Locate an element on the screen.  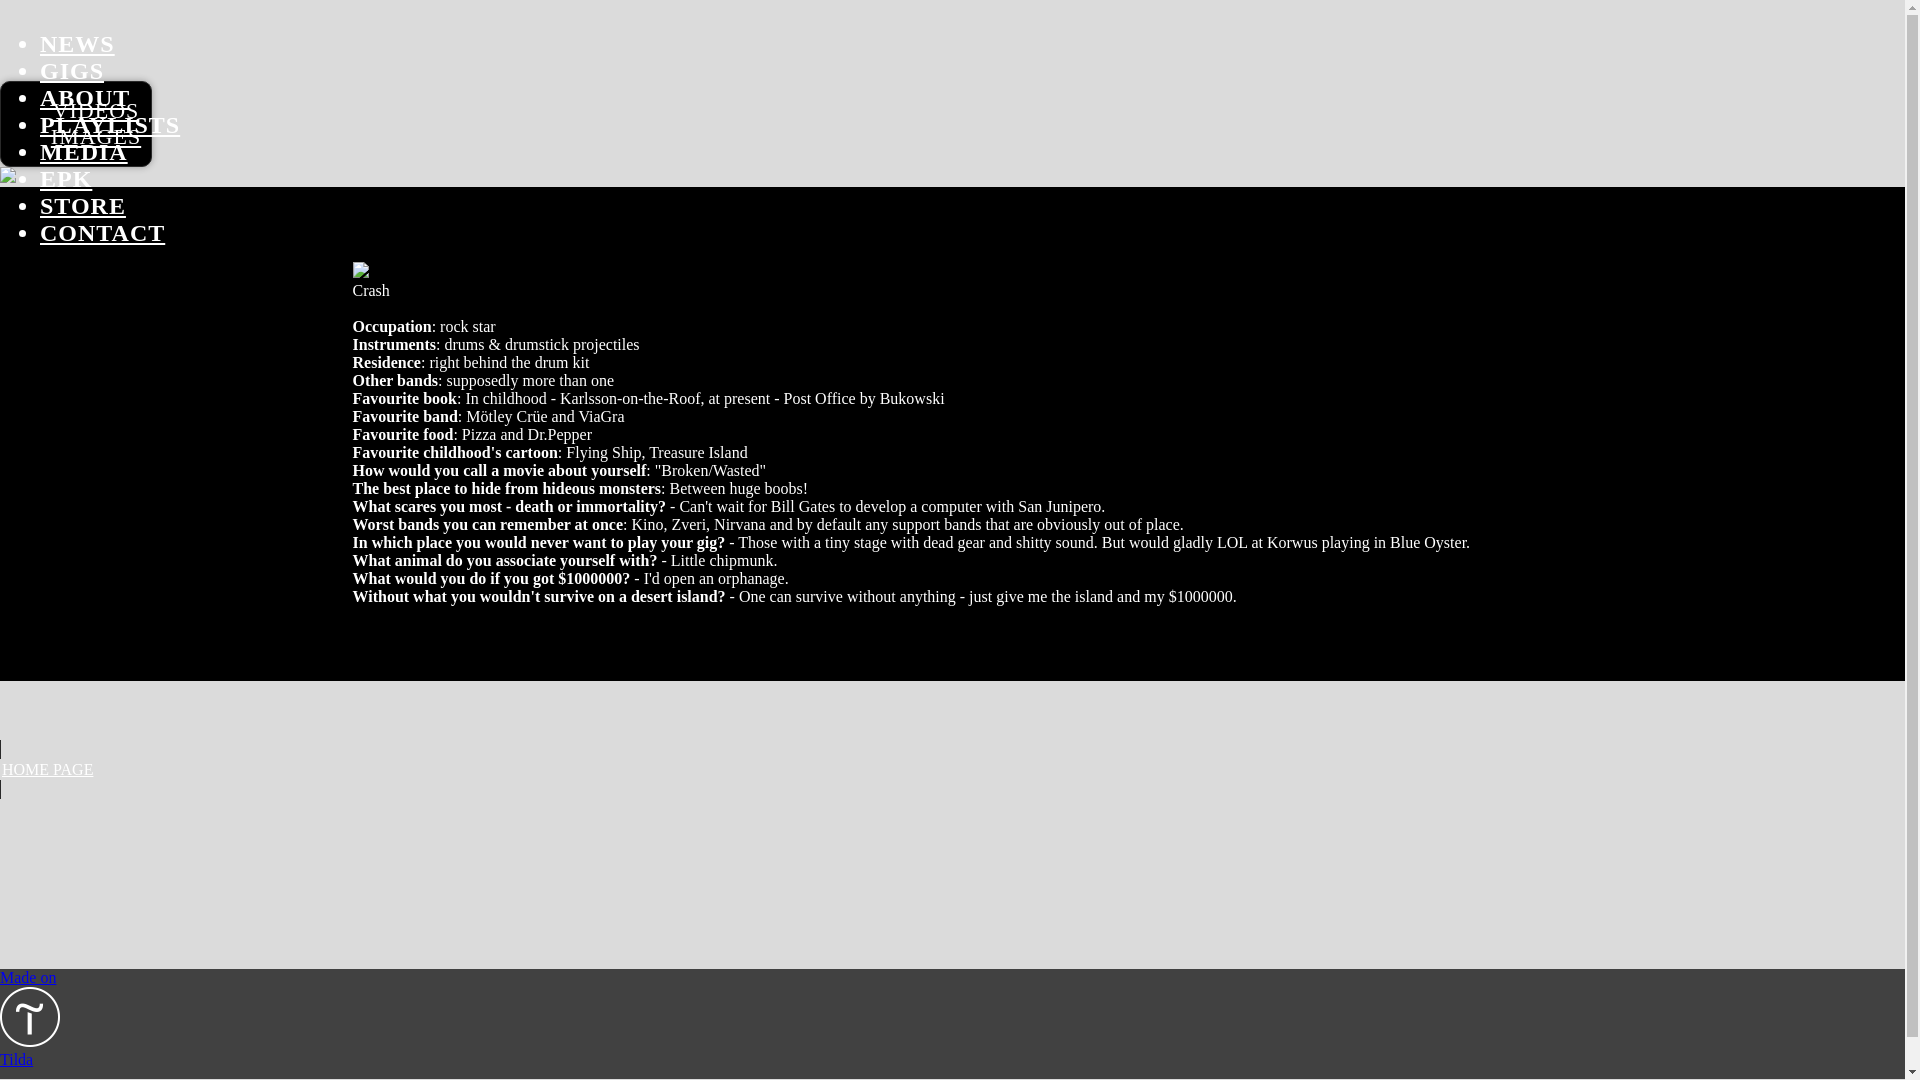
'GIGS' is located at coordinates (39, 69).